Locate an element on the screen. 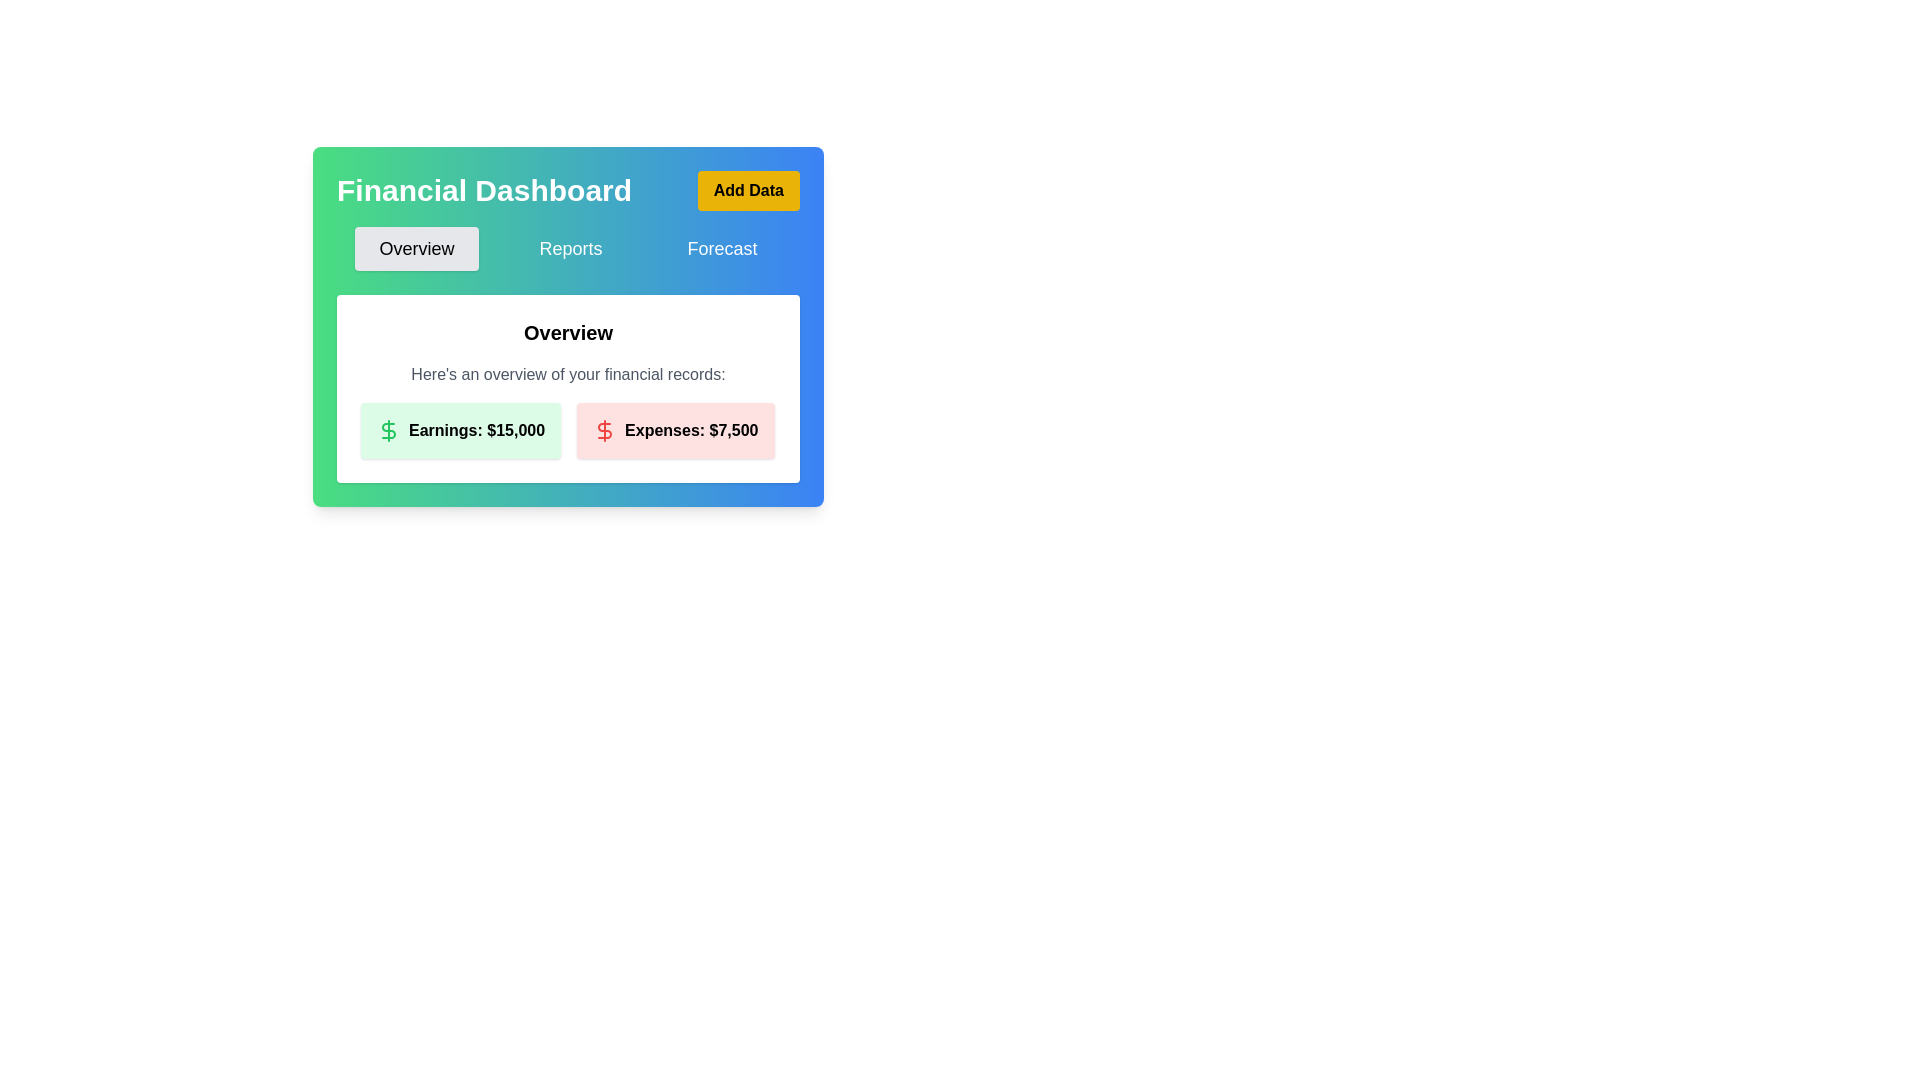 Image resolution: width=1920 pixels, height=1080 pixels. the left or right section of the Information Display with Two Panels to interact with the financial summary is located at coordinates (567, 430).